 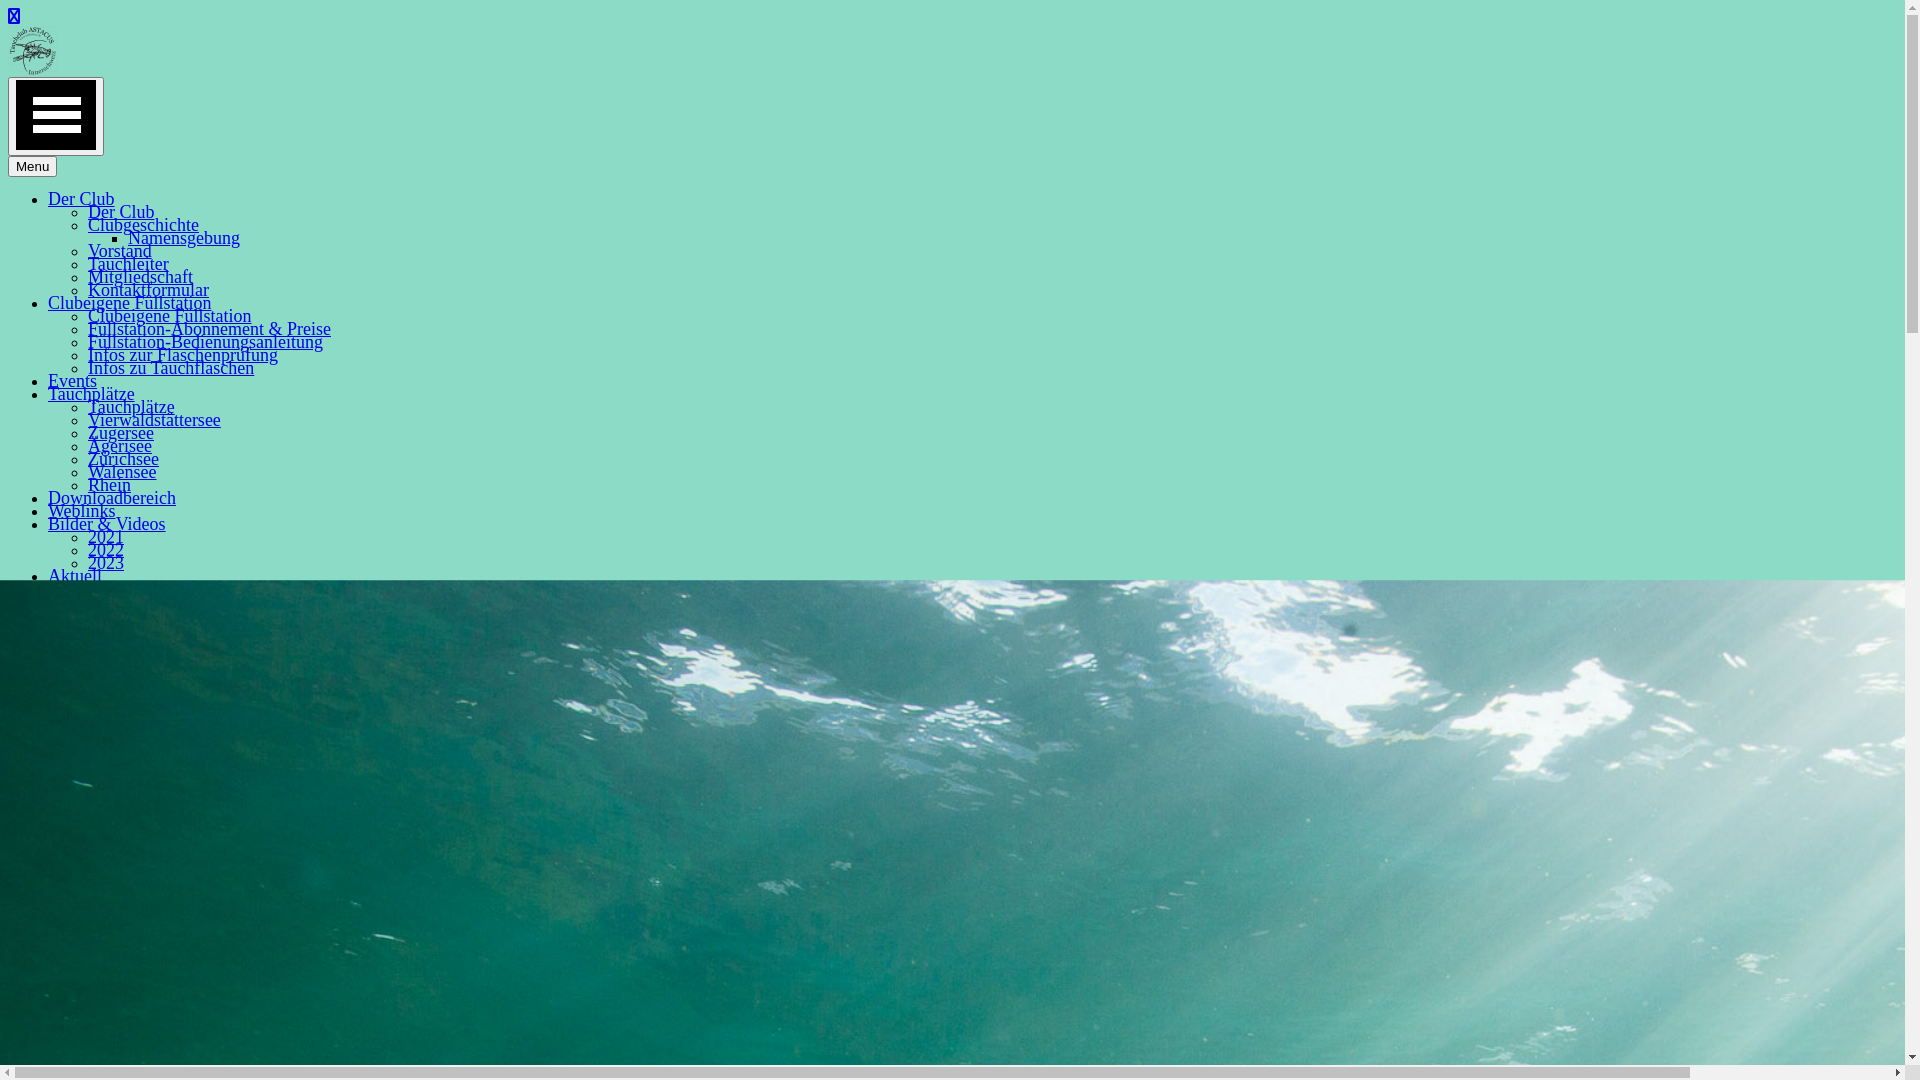 What do you see at coordinates (121, 471) in the screenshot?
I see `'Walensee'` at bounding box center [121, 471].